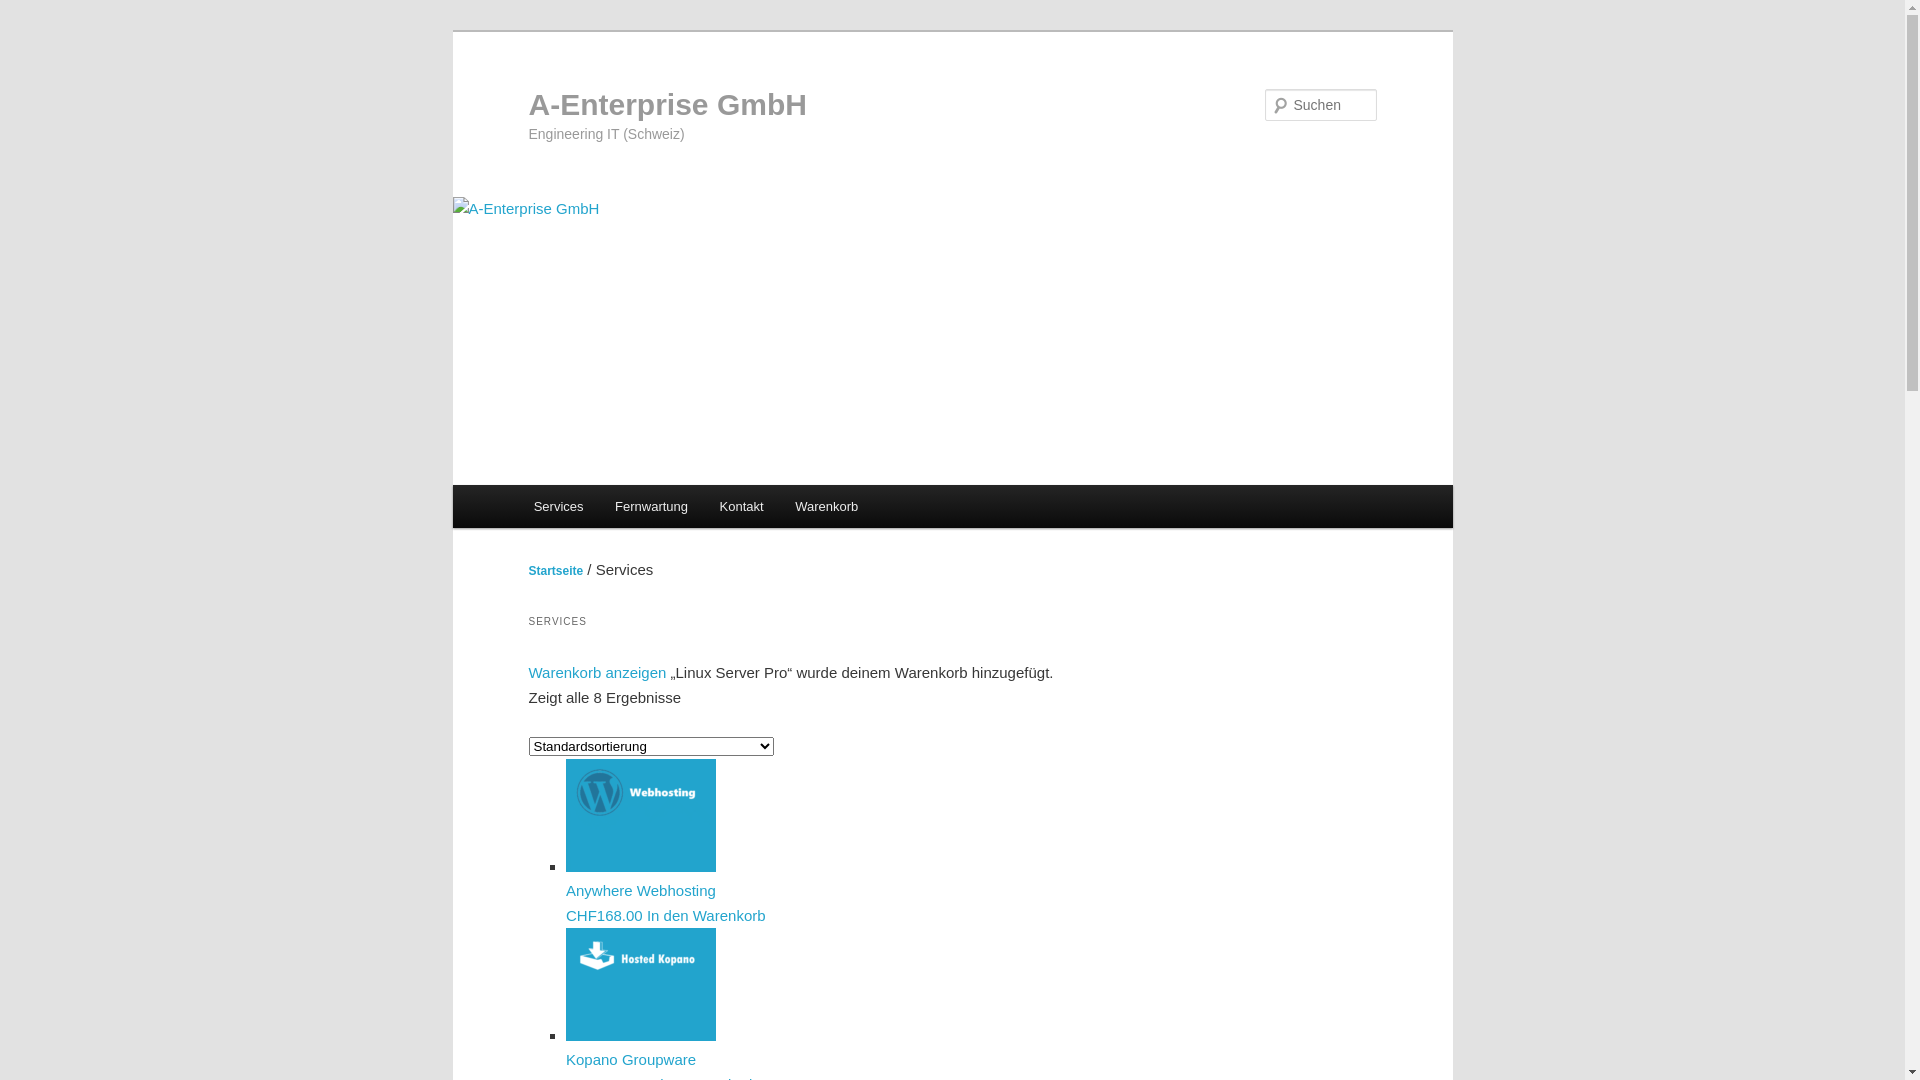 This screenshot has width=1920, height=1080. Describe the element at coordinates (826, 505) in the screenshot. I see `'Warenkorb'` at that location.